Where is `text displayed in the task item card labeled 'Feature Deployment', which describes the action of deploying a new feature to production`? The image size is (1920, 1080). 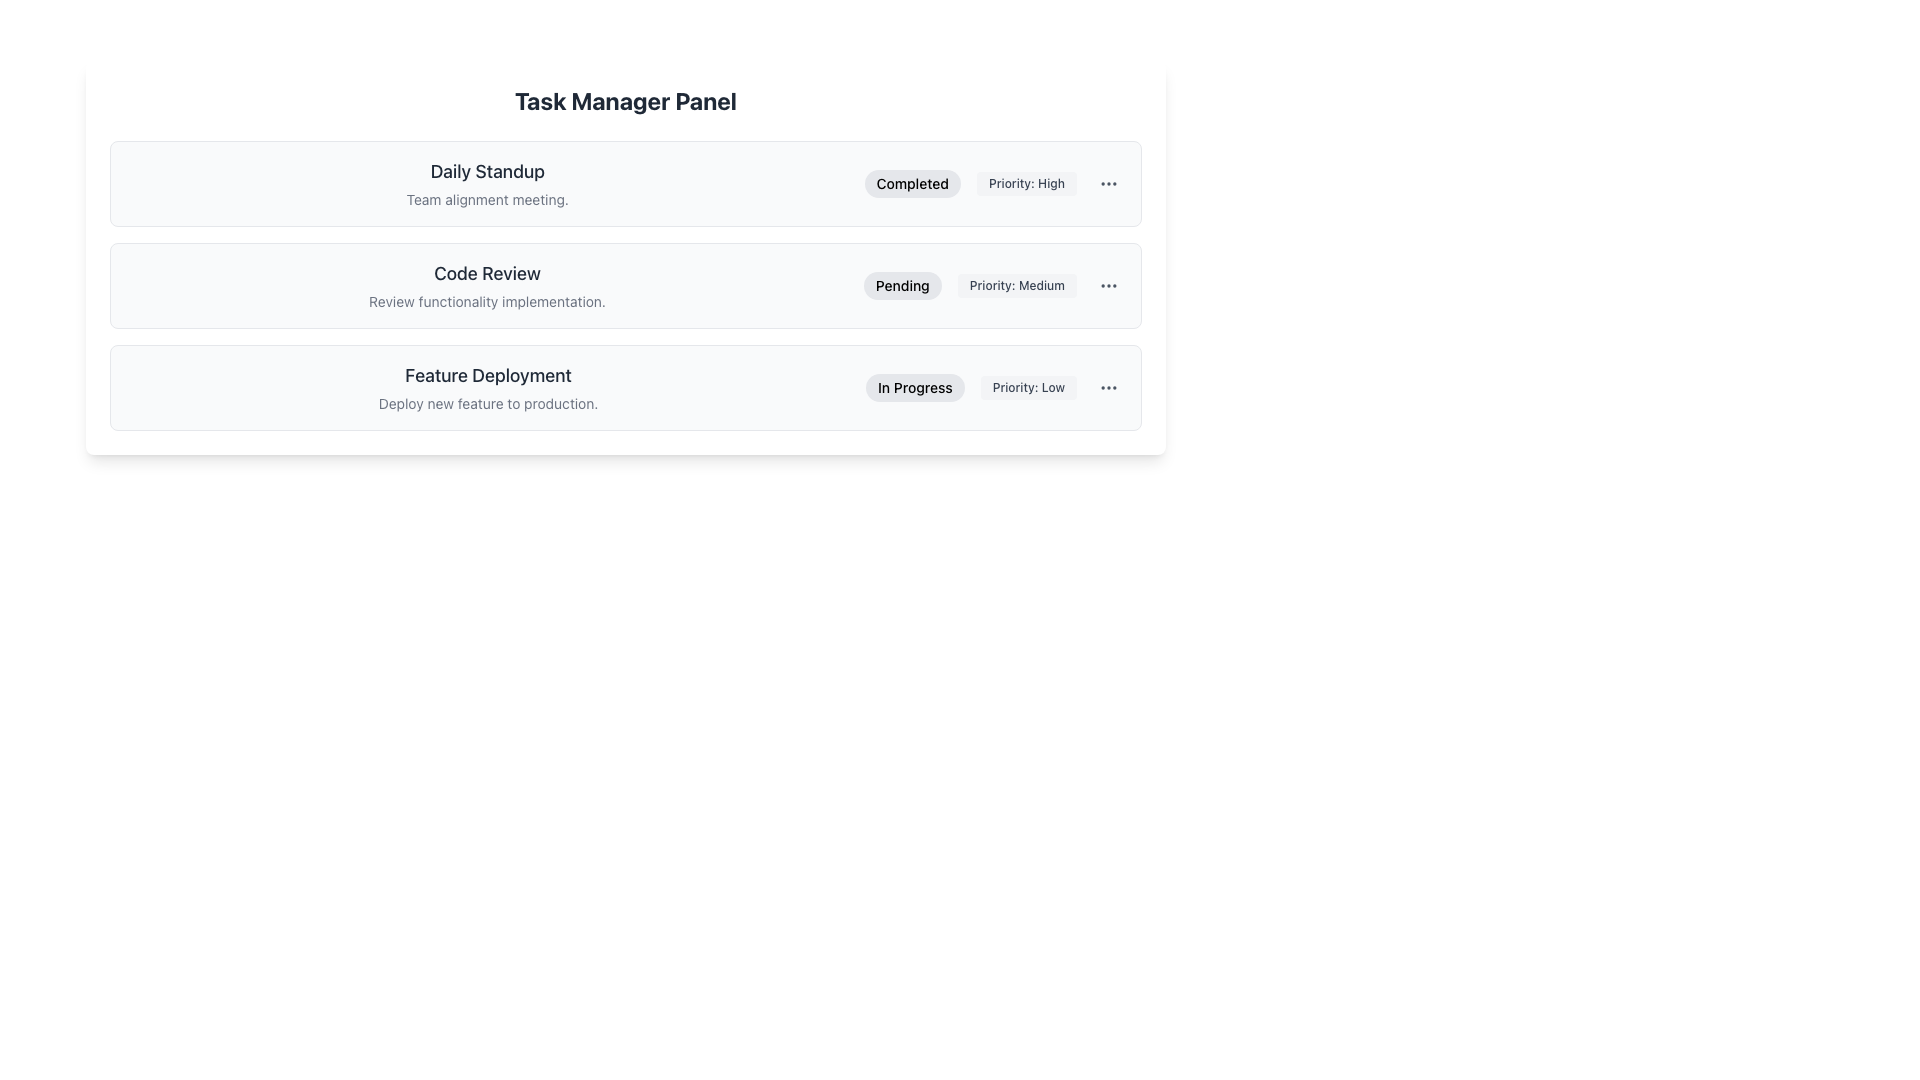
text displayed in the task item card labeled 'Feature Deployment', which describes the action of deploying a new feature to production is located at coordinates (488, 388).